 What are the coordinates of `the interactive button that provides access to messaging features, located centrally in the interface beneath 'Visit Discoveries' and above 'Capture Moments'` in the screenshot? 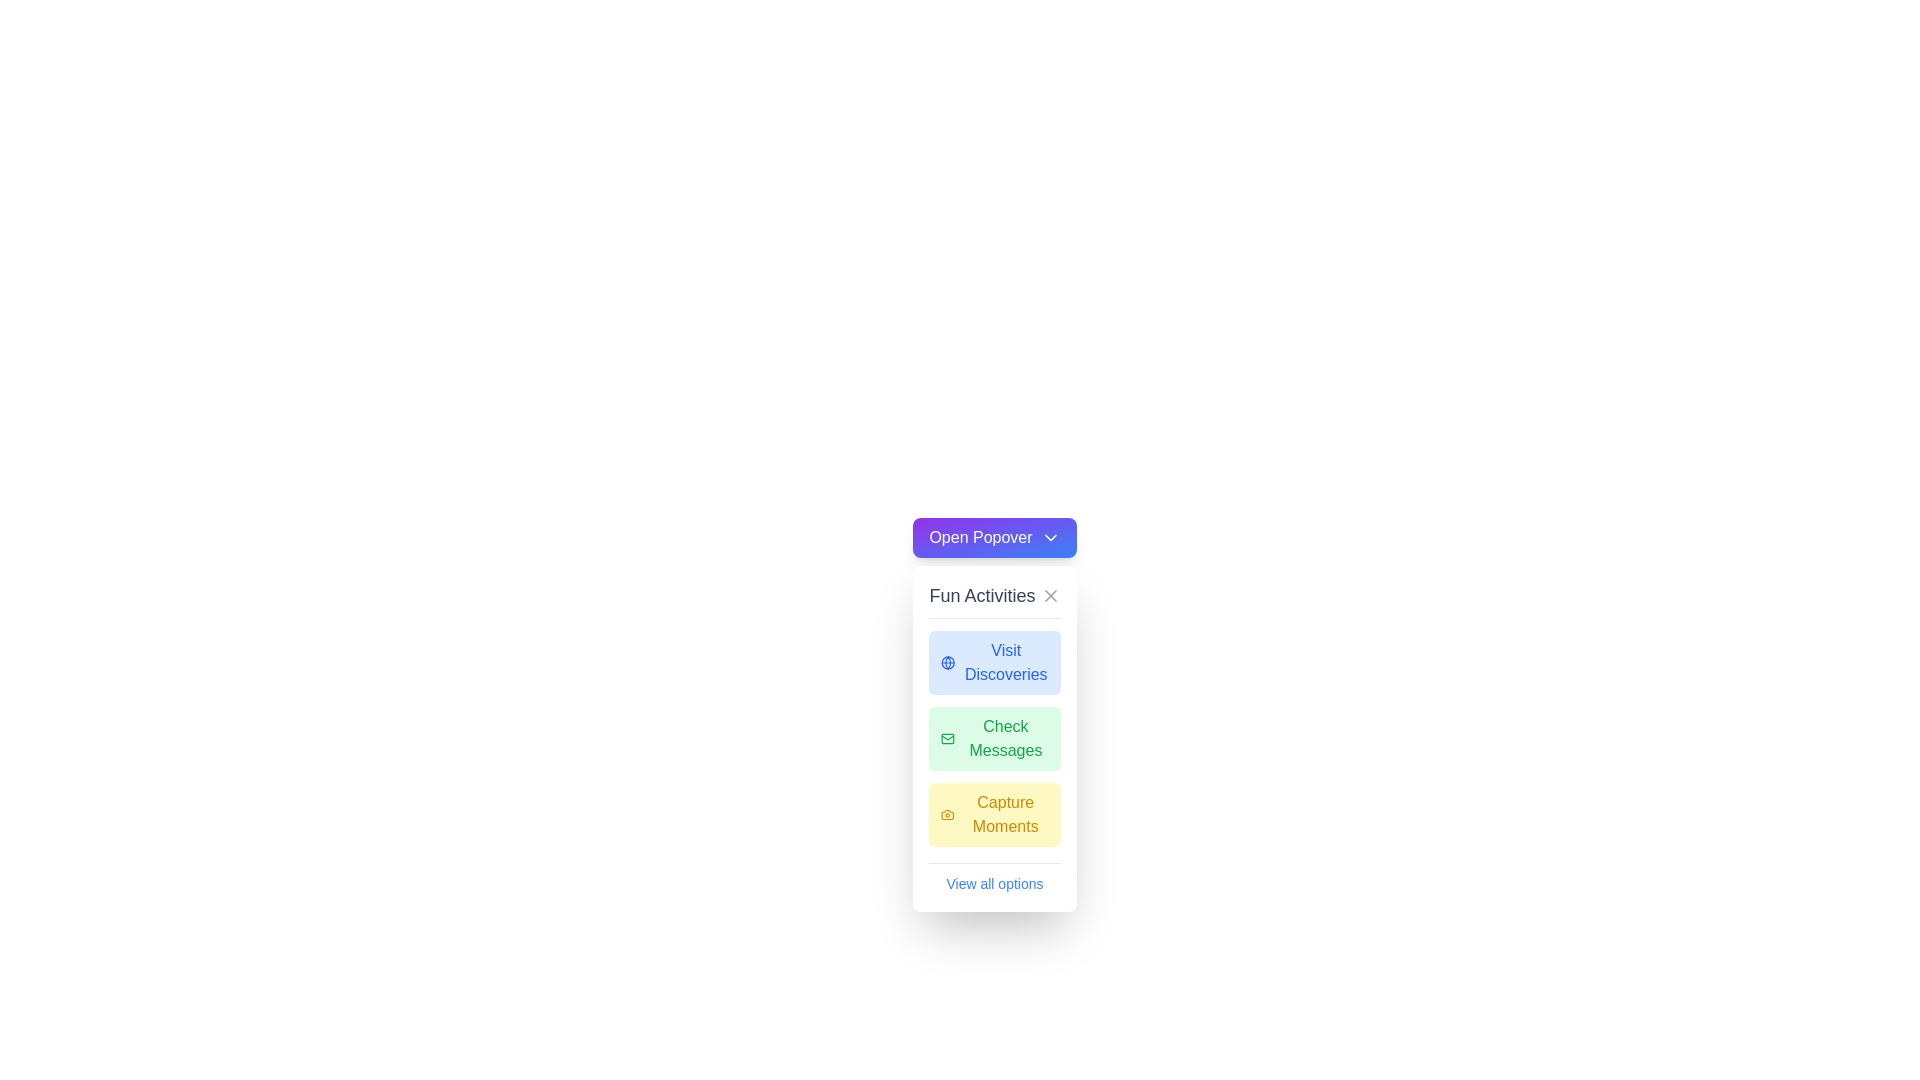 It's located at (994, 739).